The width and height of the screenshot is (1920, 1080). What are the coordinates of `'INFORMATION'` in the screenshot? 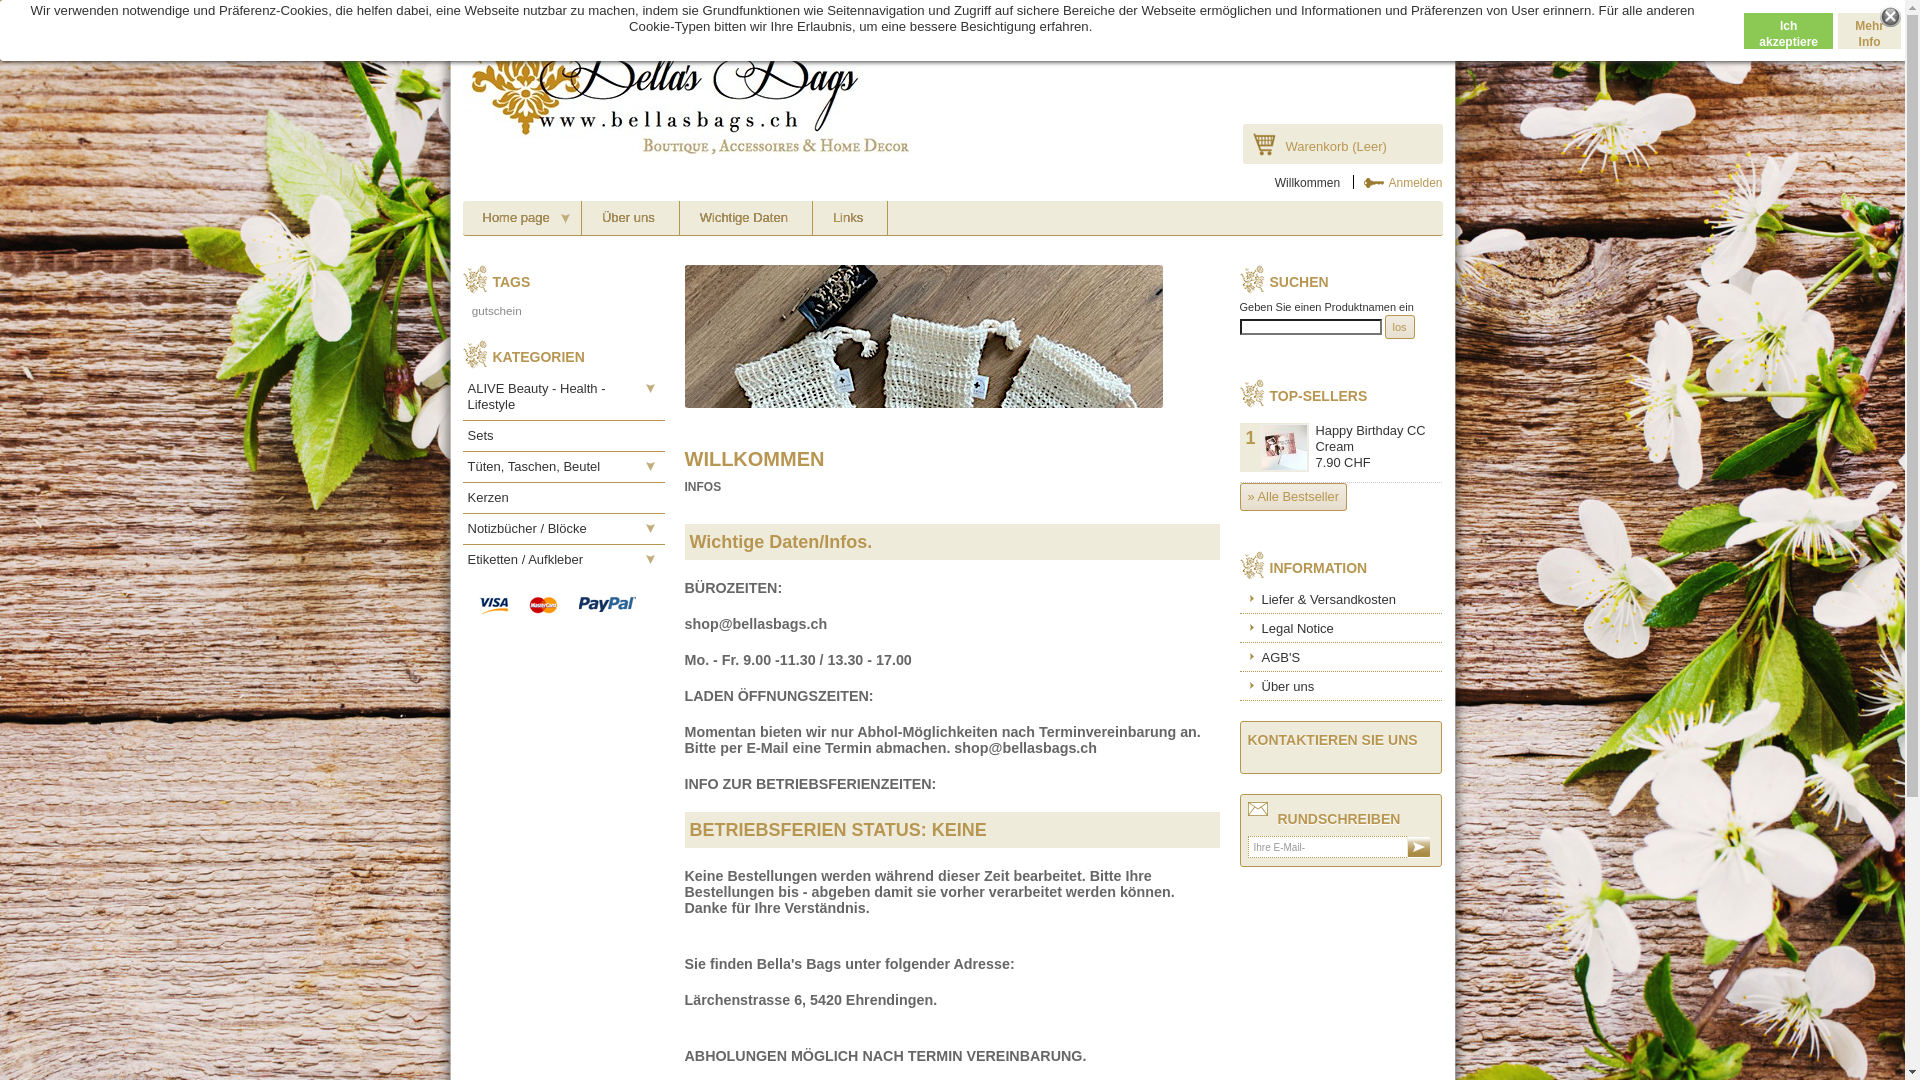 It's located at (1319, 567).